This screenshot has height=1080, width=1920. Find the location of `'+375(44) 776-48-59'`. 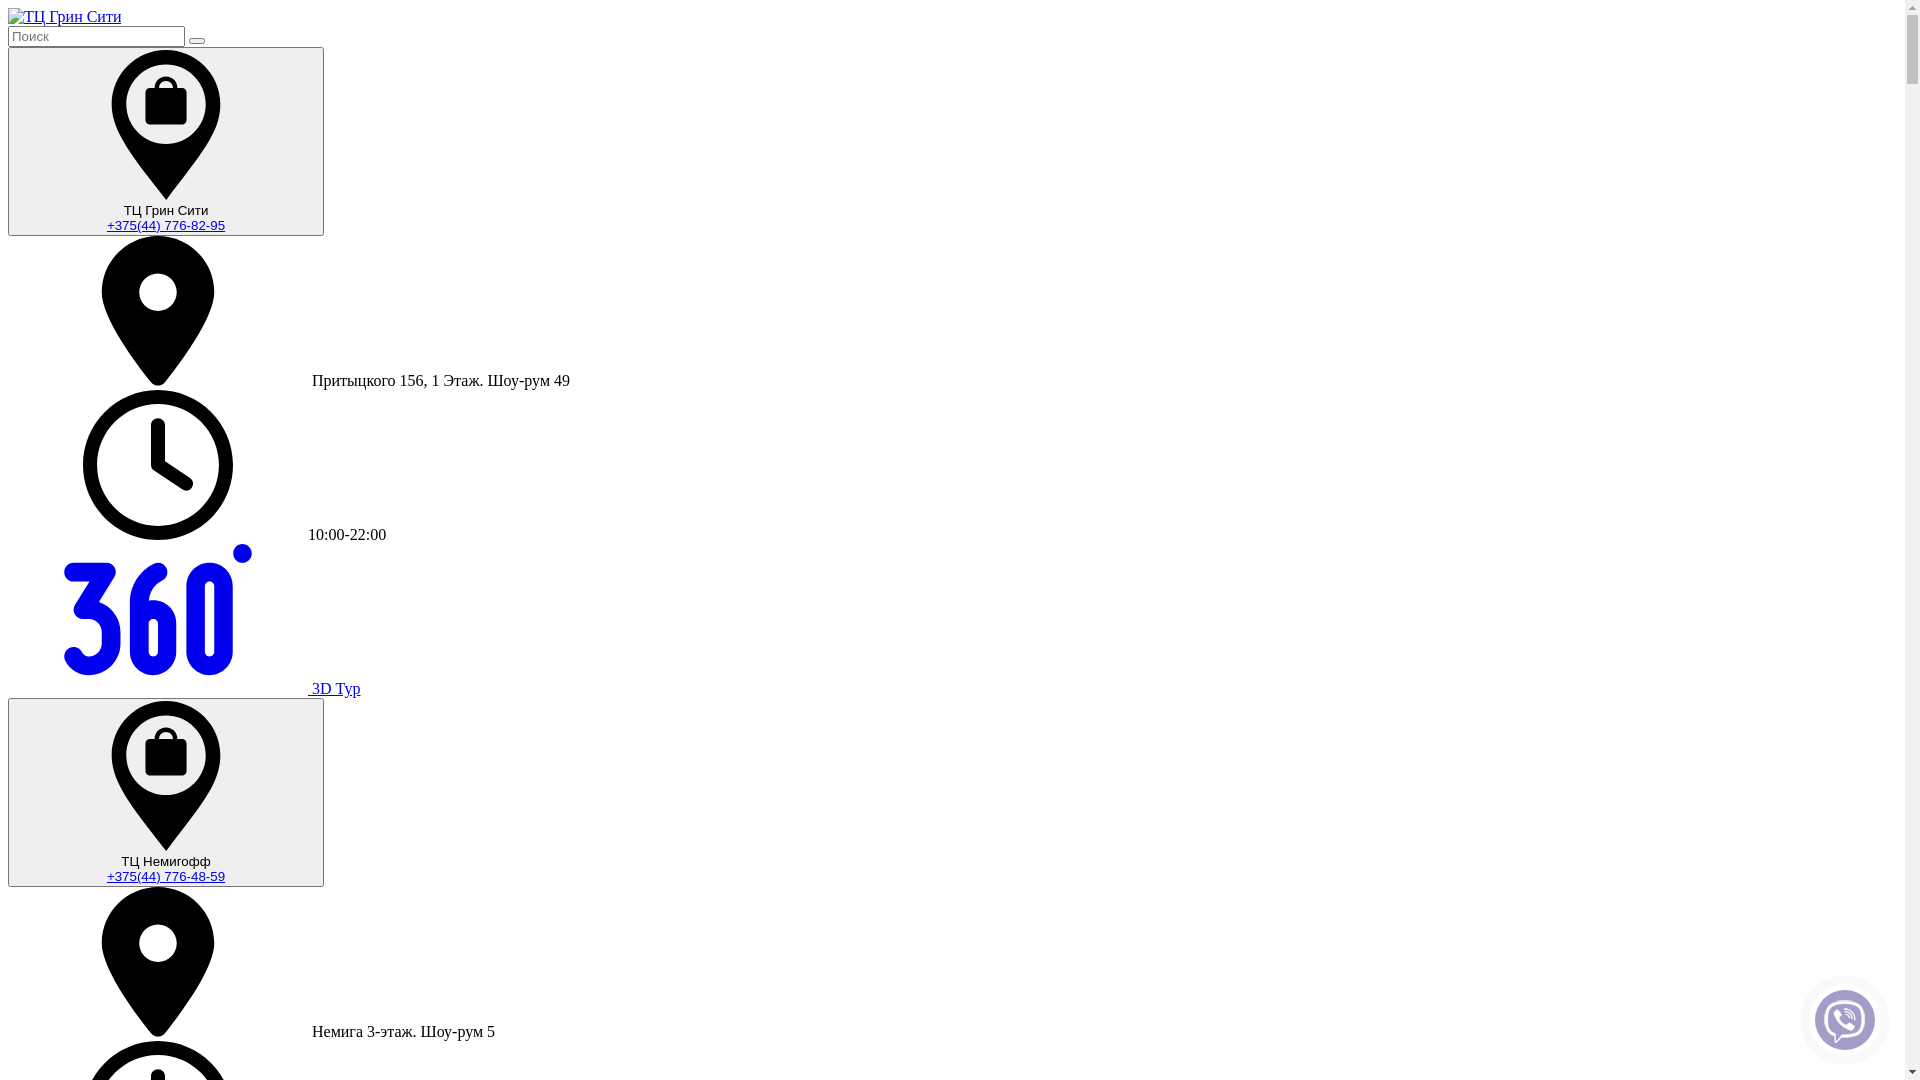

'+375(44) 776-48-59' is located at coordinates (166, 875).